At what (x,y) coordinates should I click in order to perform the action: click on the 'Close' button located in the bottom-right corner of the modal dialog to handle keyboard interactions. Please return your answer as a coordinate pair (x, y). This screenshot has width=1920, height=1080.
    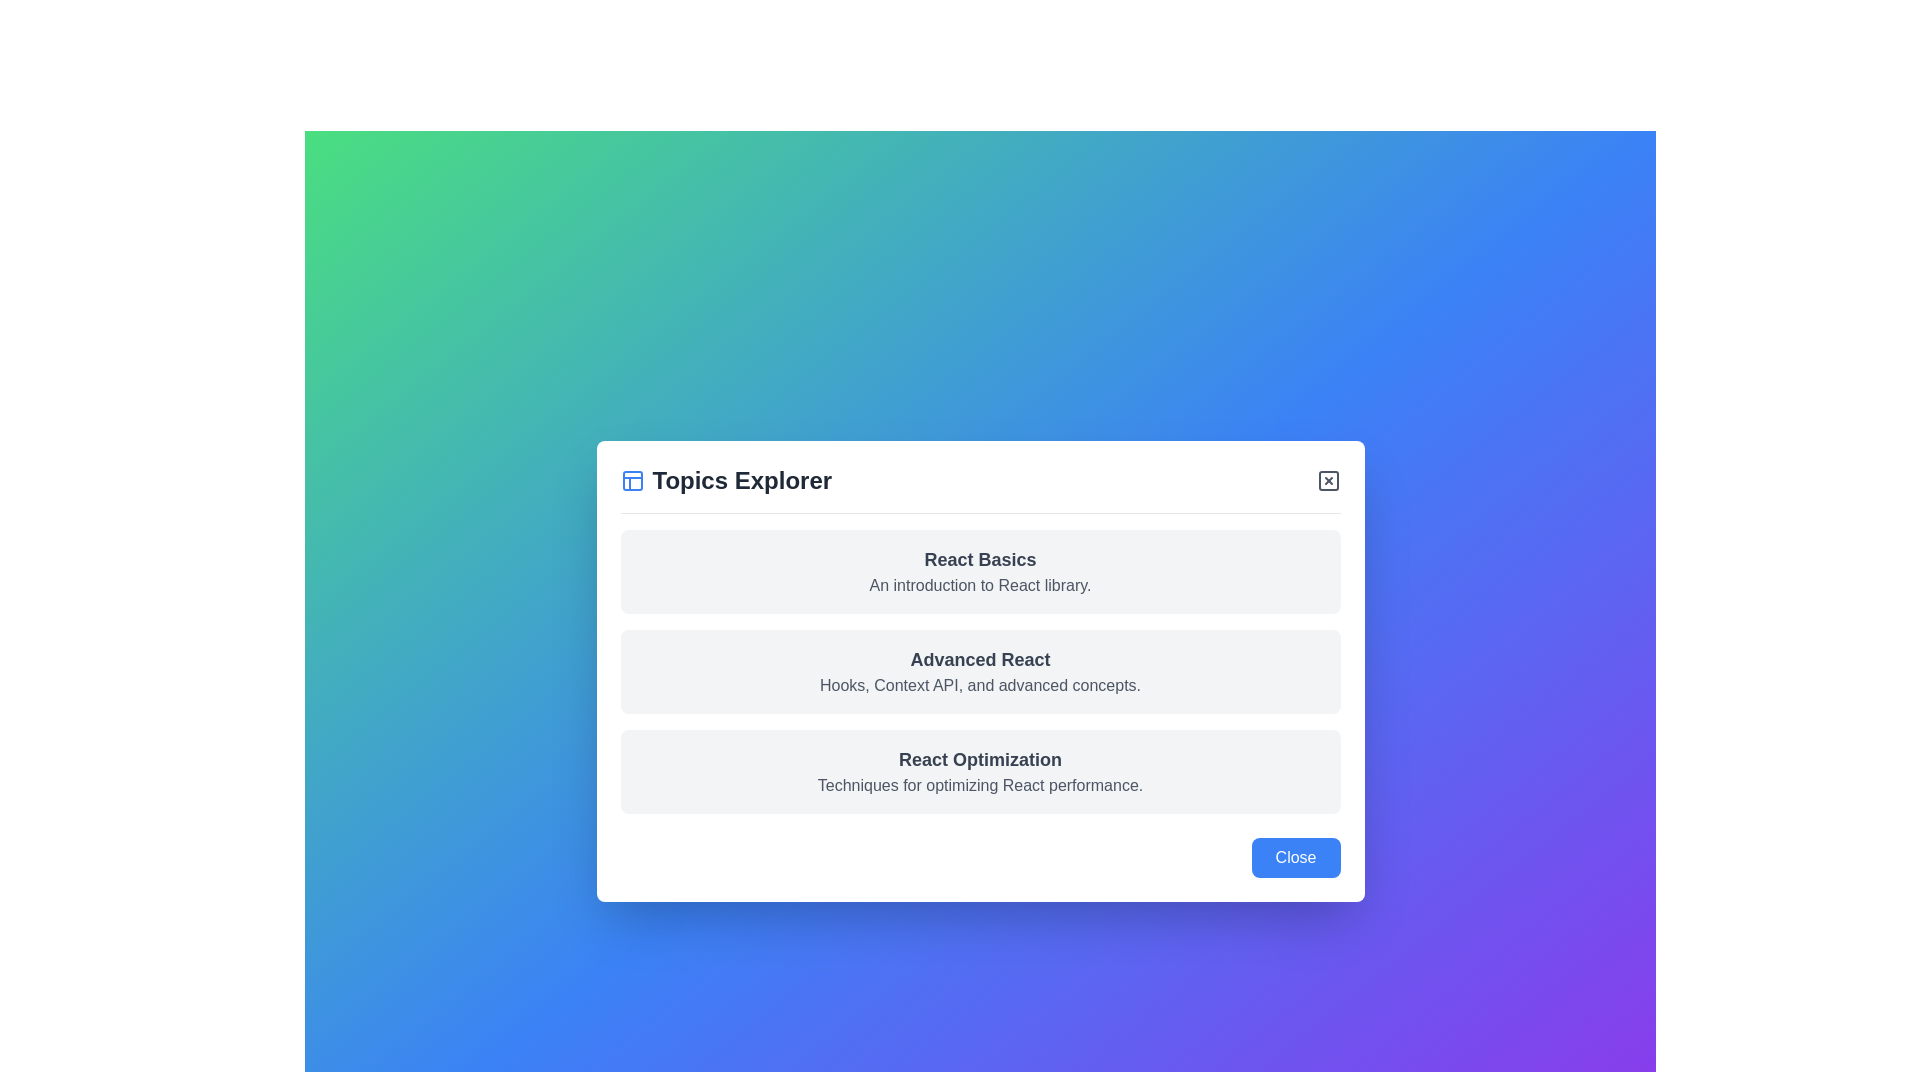
    Looking at the image, I should click on (1296, 856).